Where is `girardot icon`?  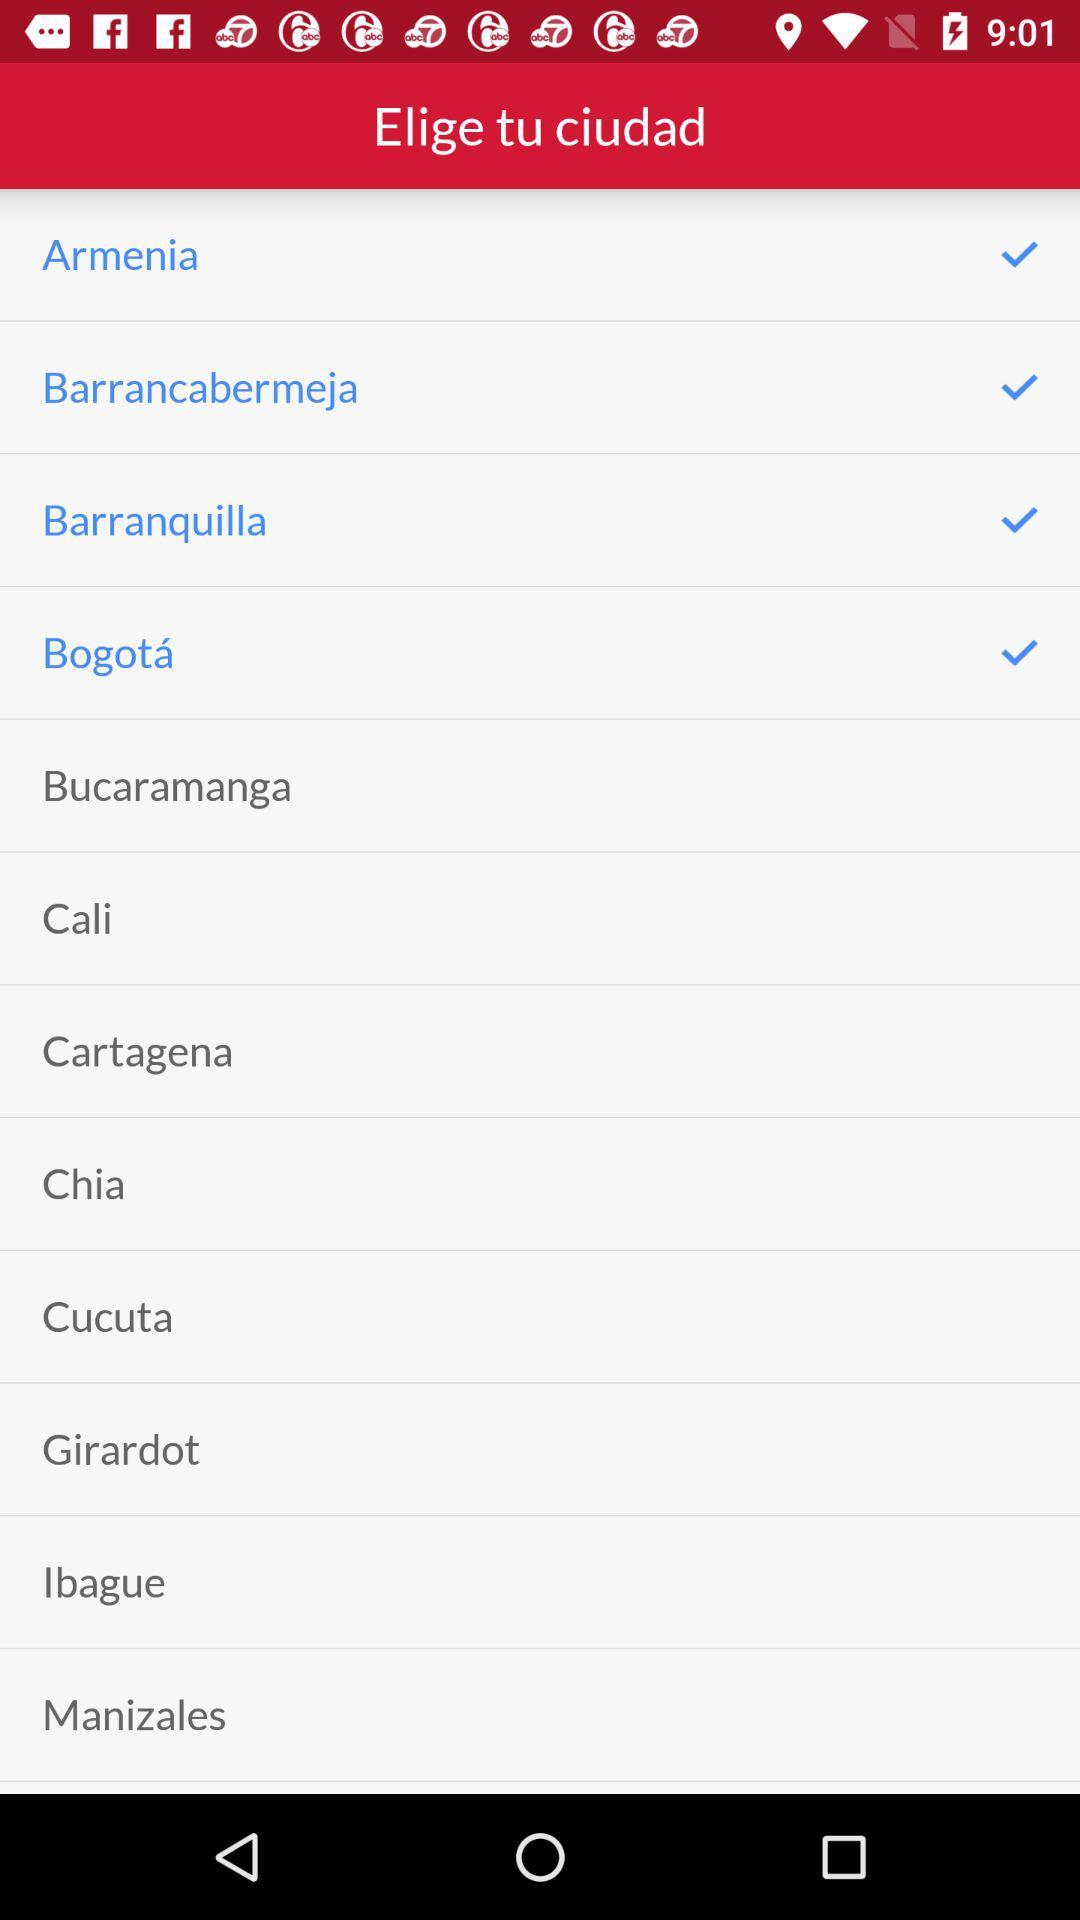 girardot icon is located at coordinates (121, 1449).